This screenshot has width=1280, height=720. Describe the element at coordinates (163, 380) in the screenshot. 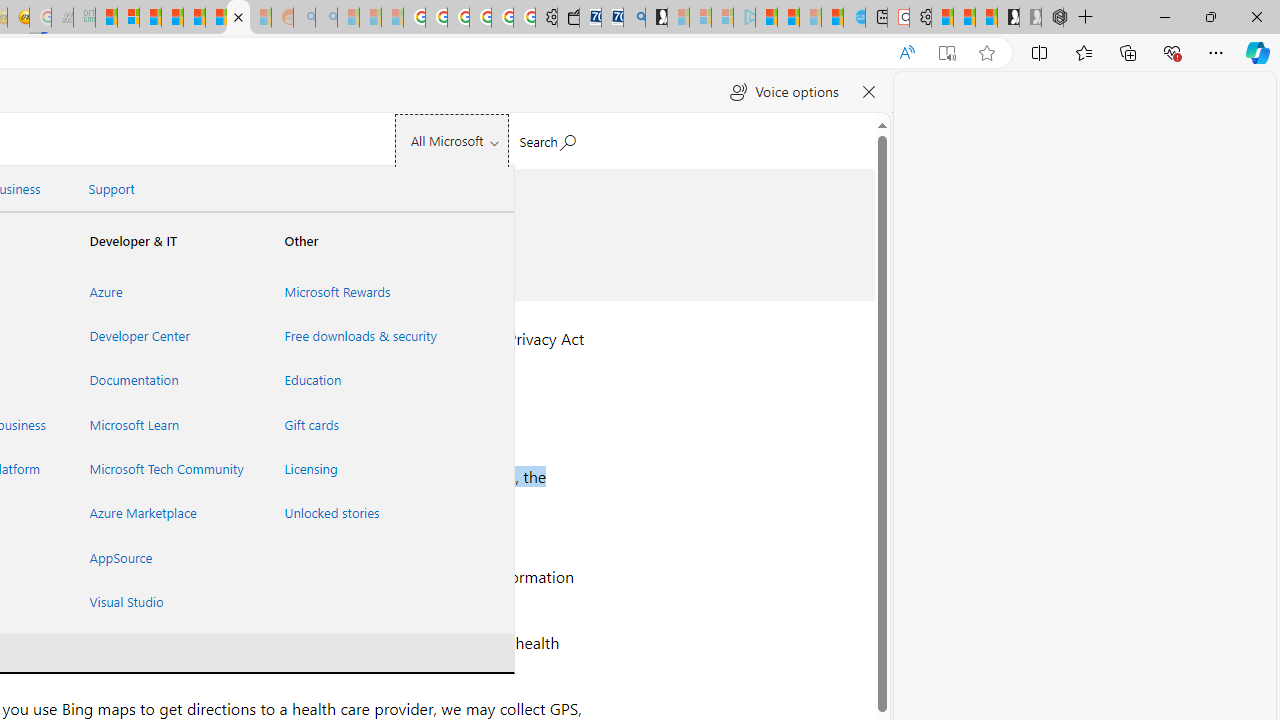

I see `'Documentation'` at that location.